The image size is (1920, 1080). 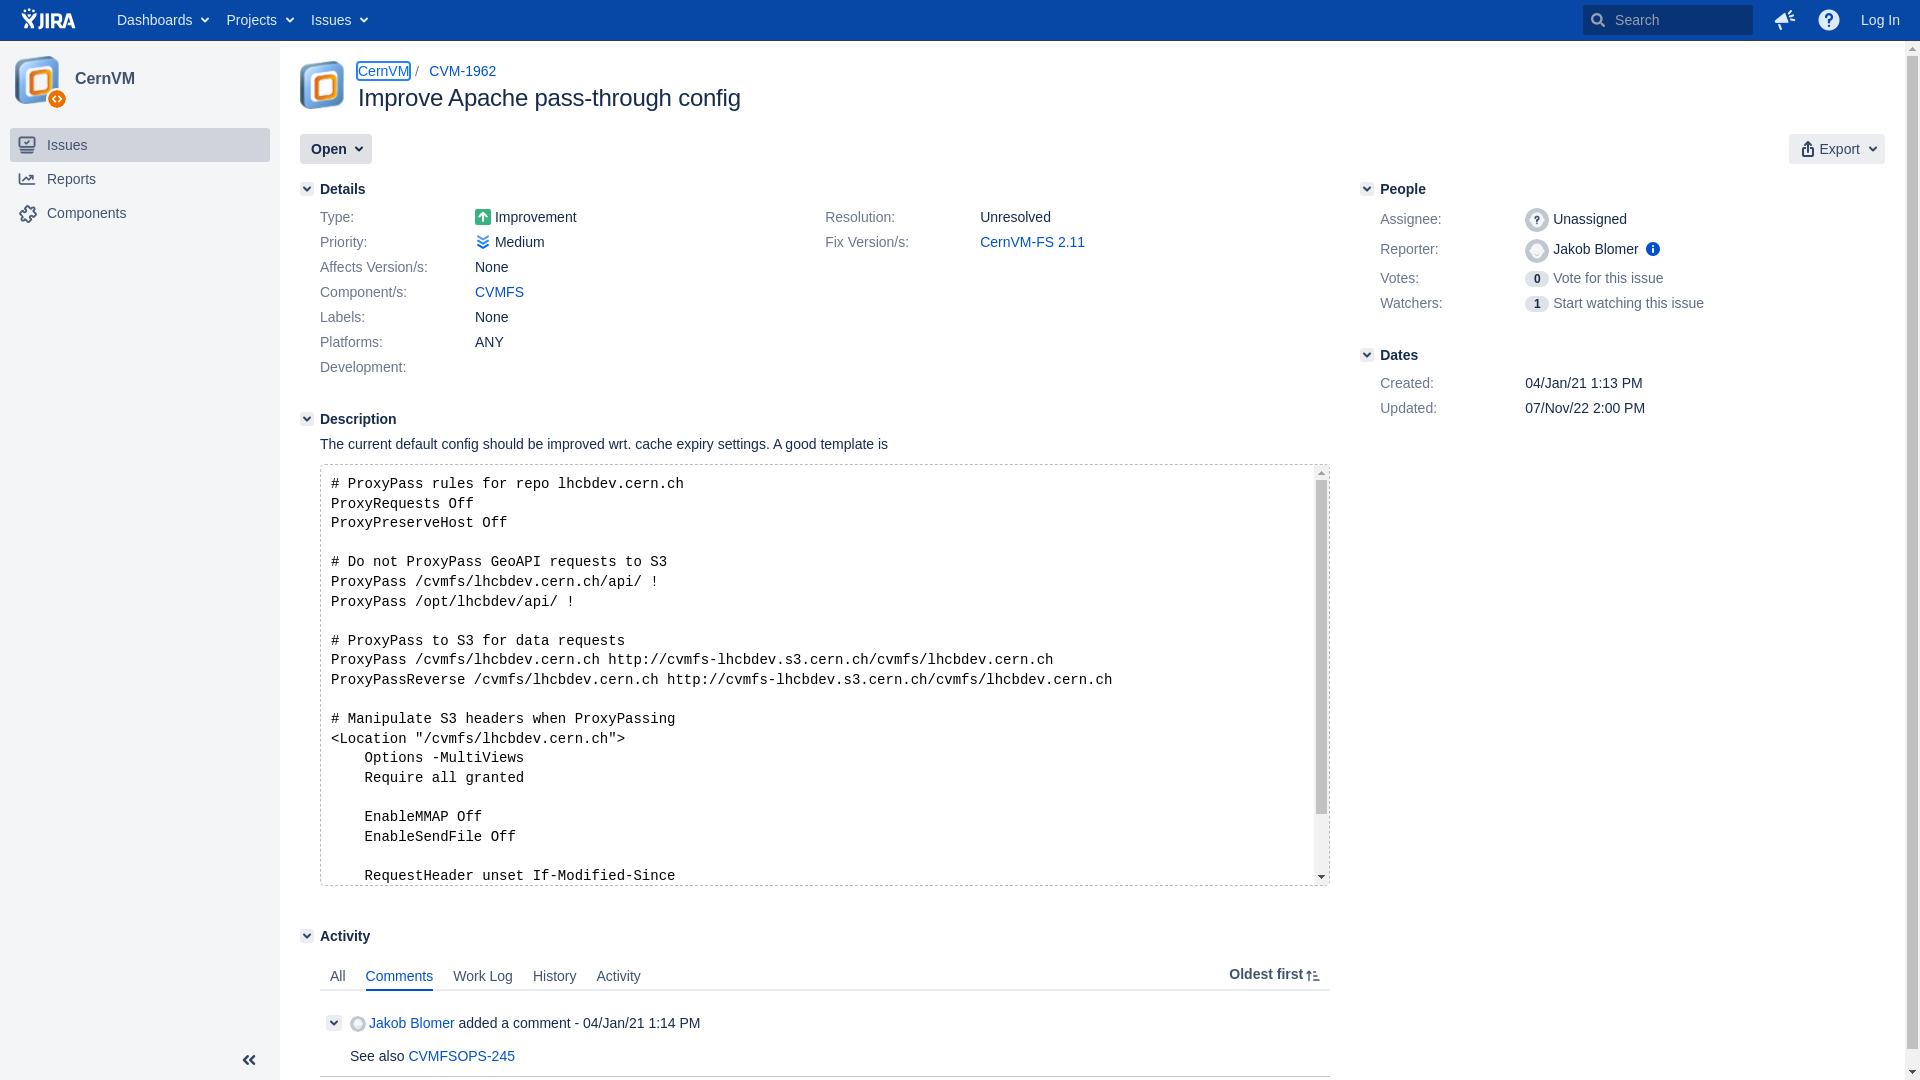 What do you see at coordinates (320, 974) in the screenshot?
I see `'All'` at bounding box center [320, 974].